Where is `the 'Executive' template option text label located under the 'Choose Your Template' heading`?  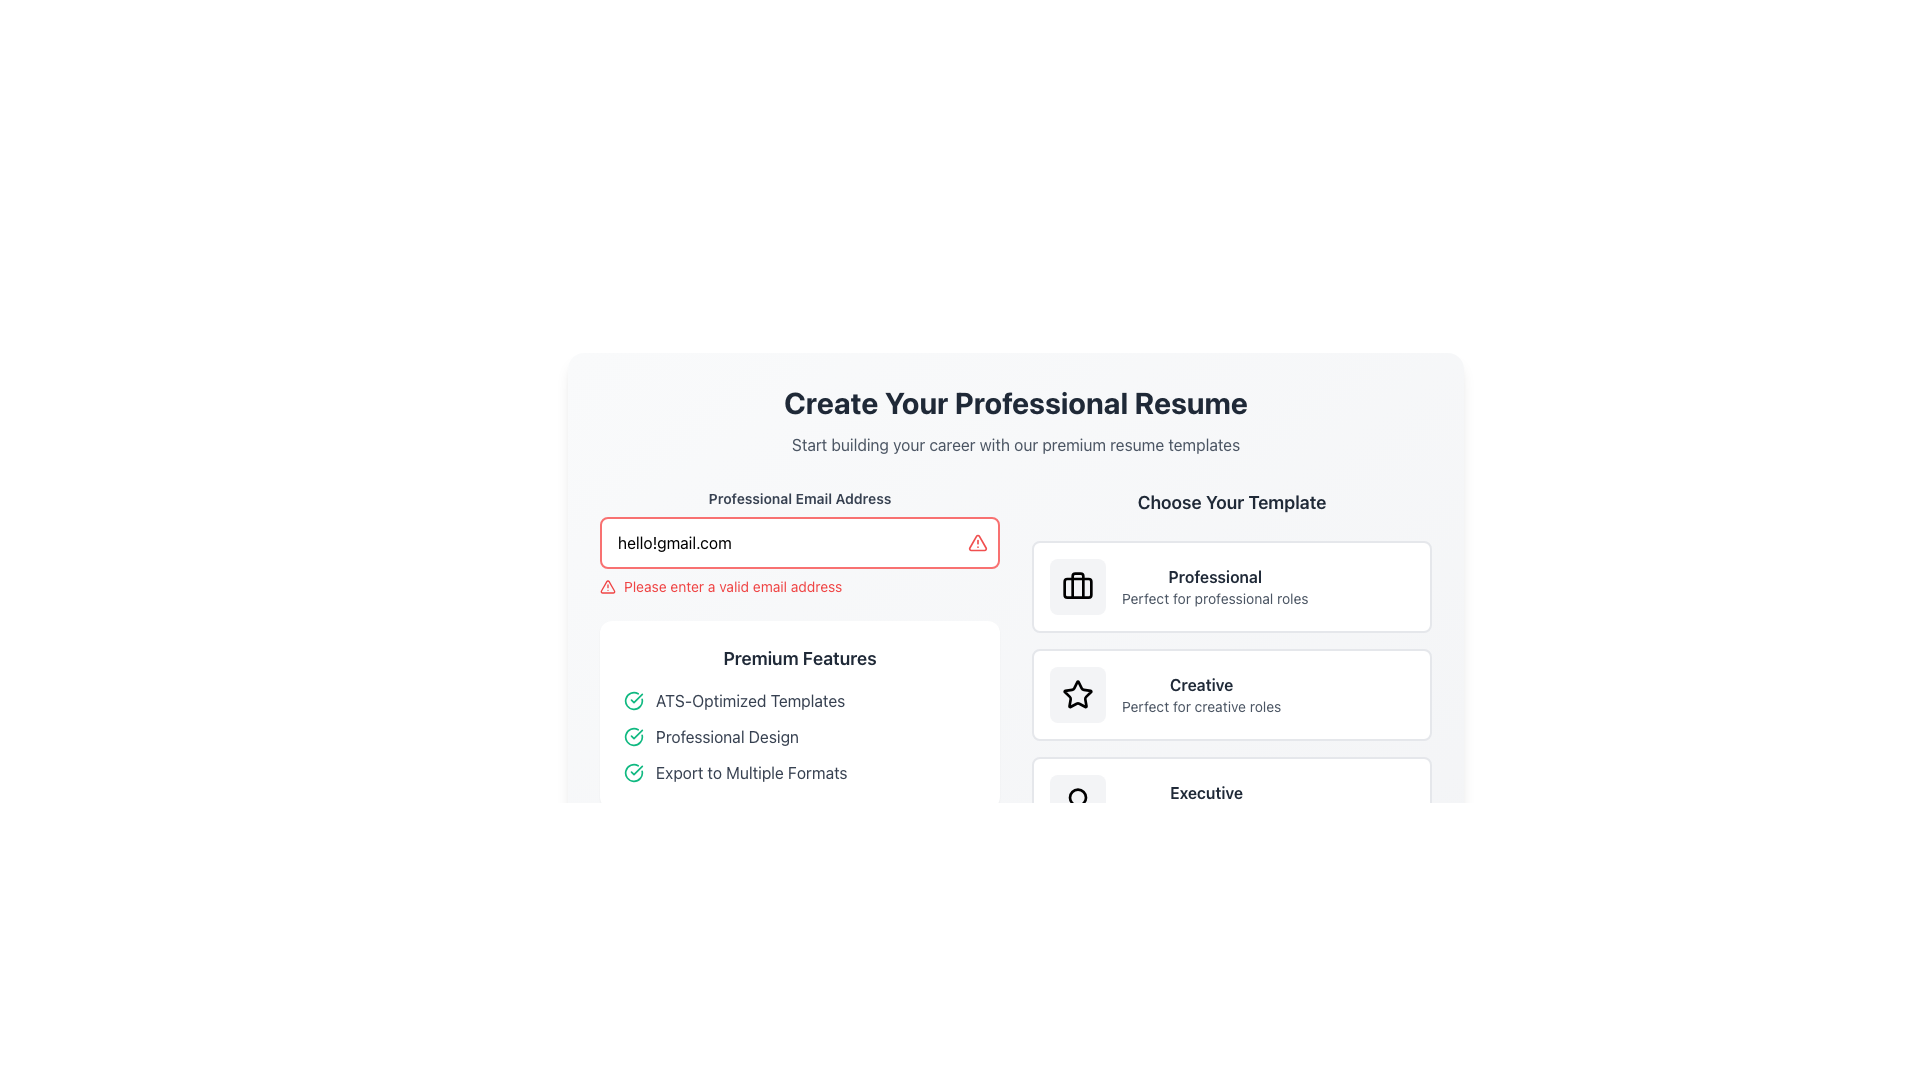 the 'Executive' template option text label located under the 'Choose Your Template' heading is located at coordinates (1205, 792).